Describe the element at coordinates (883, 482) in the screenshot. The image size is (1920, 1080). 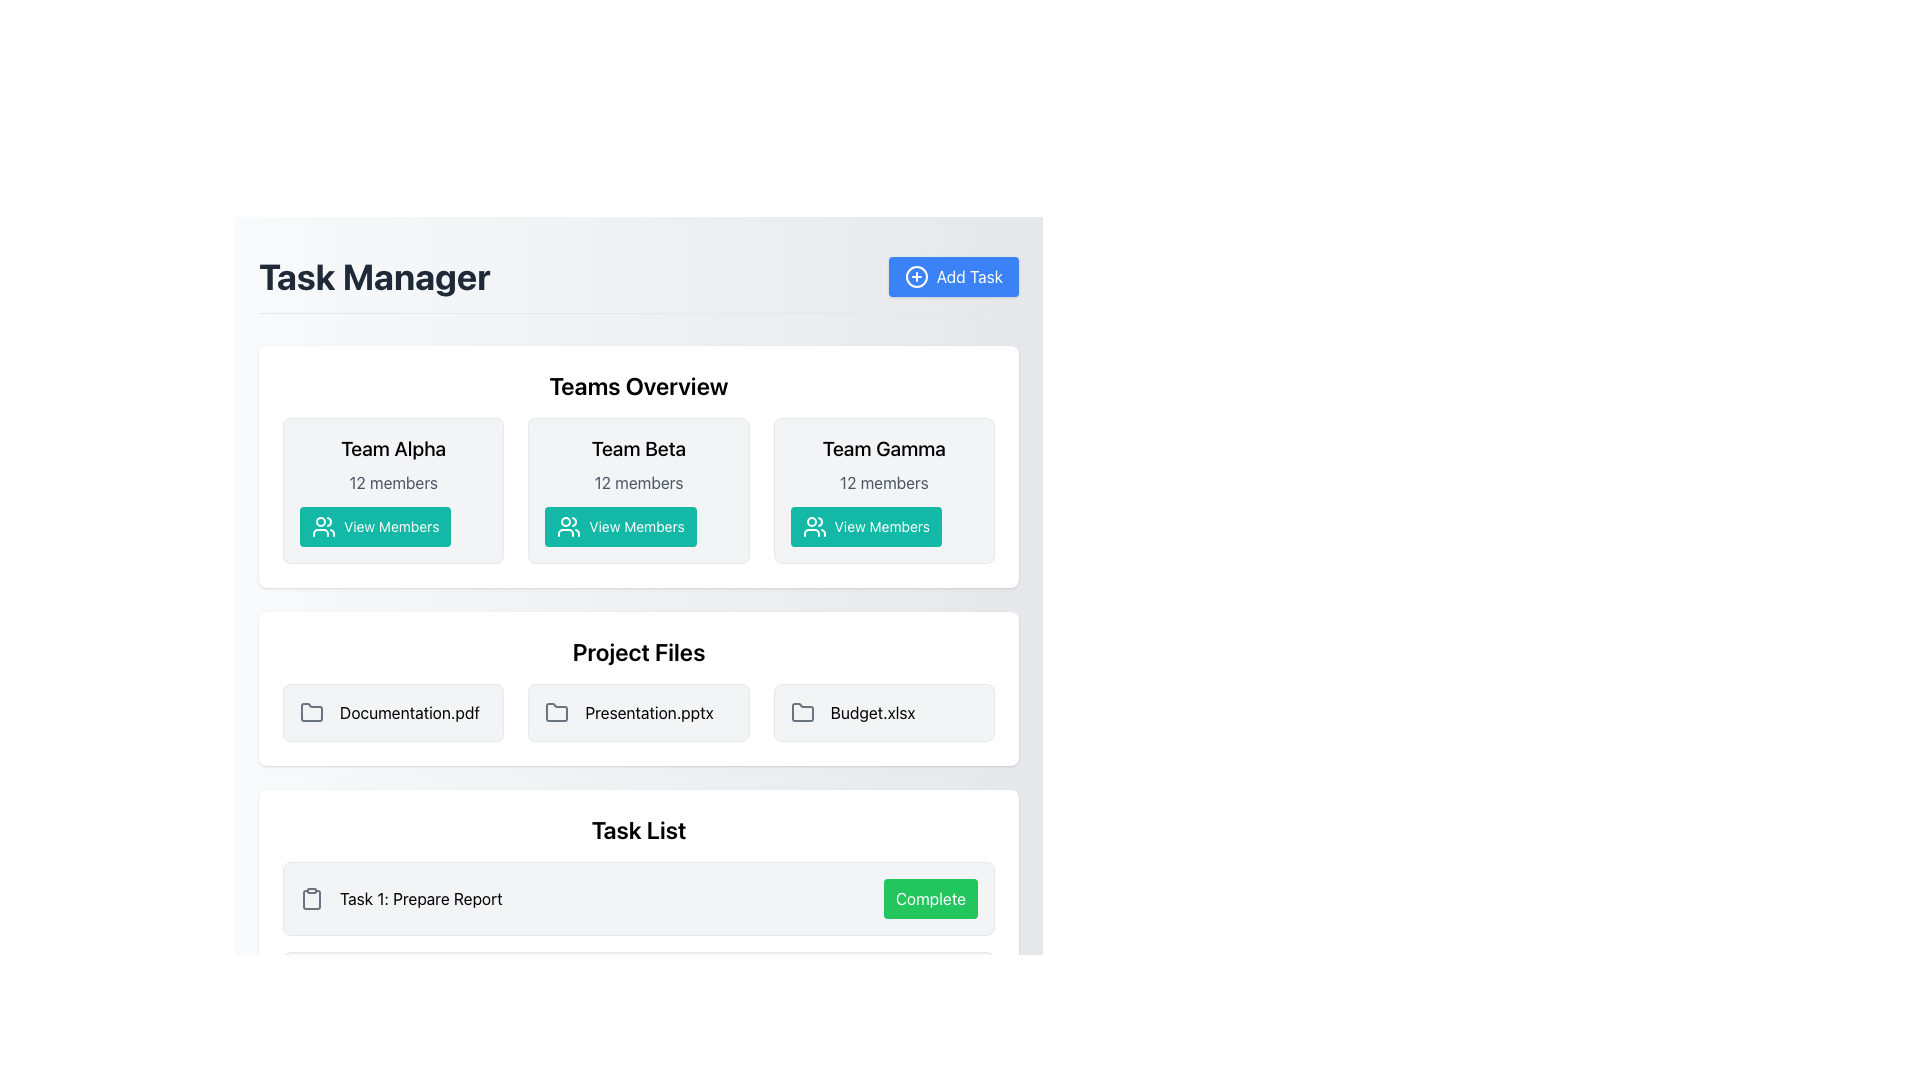
I see `the text label displaying '12 members.' located in the 'Team Gamma' card, which is below the title 'Team Gamma' and above the 'View Members' button` at that location.